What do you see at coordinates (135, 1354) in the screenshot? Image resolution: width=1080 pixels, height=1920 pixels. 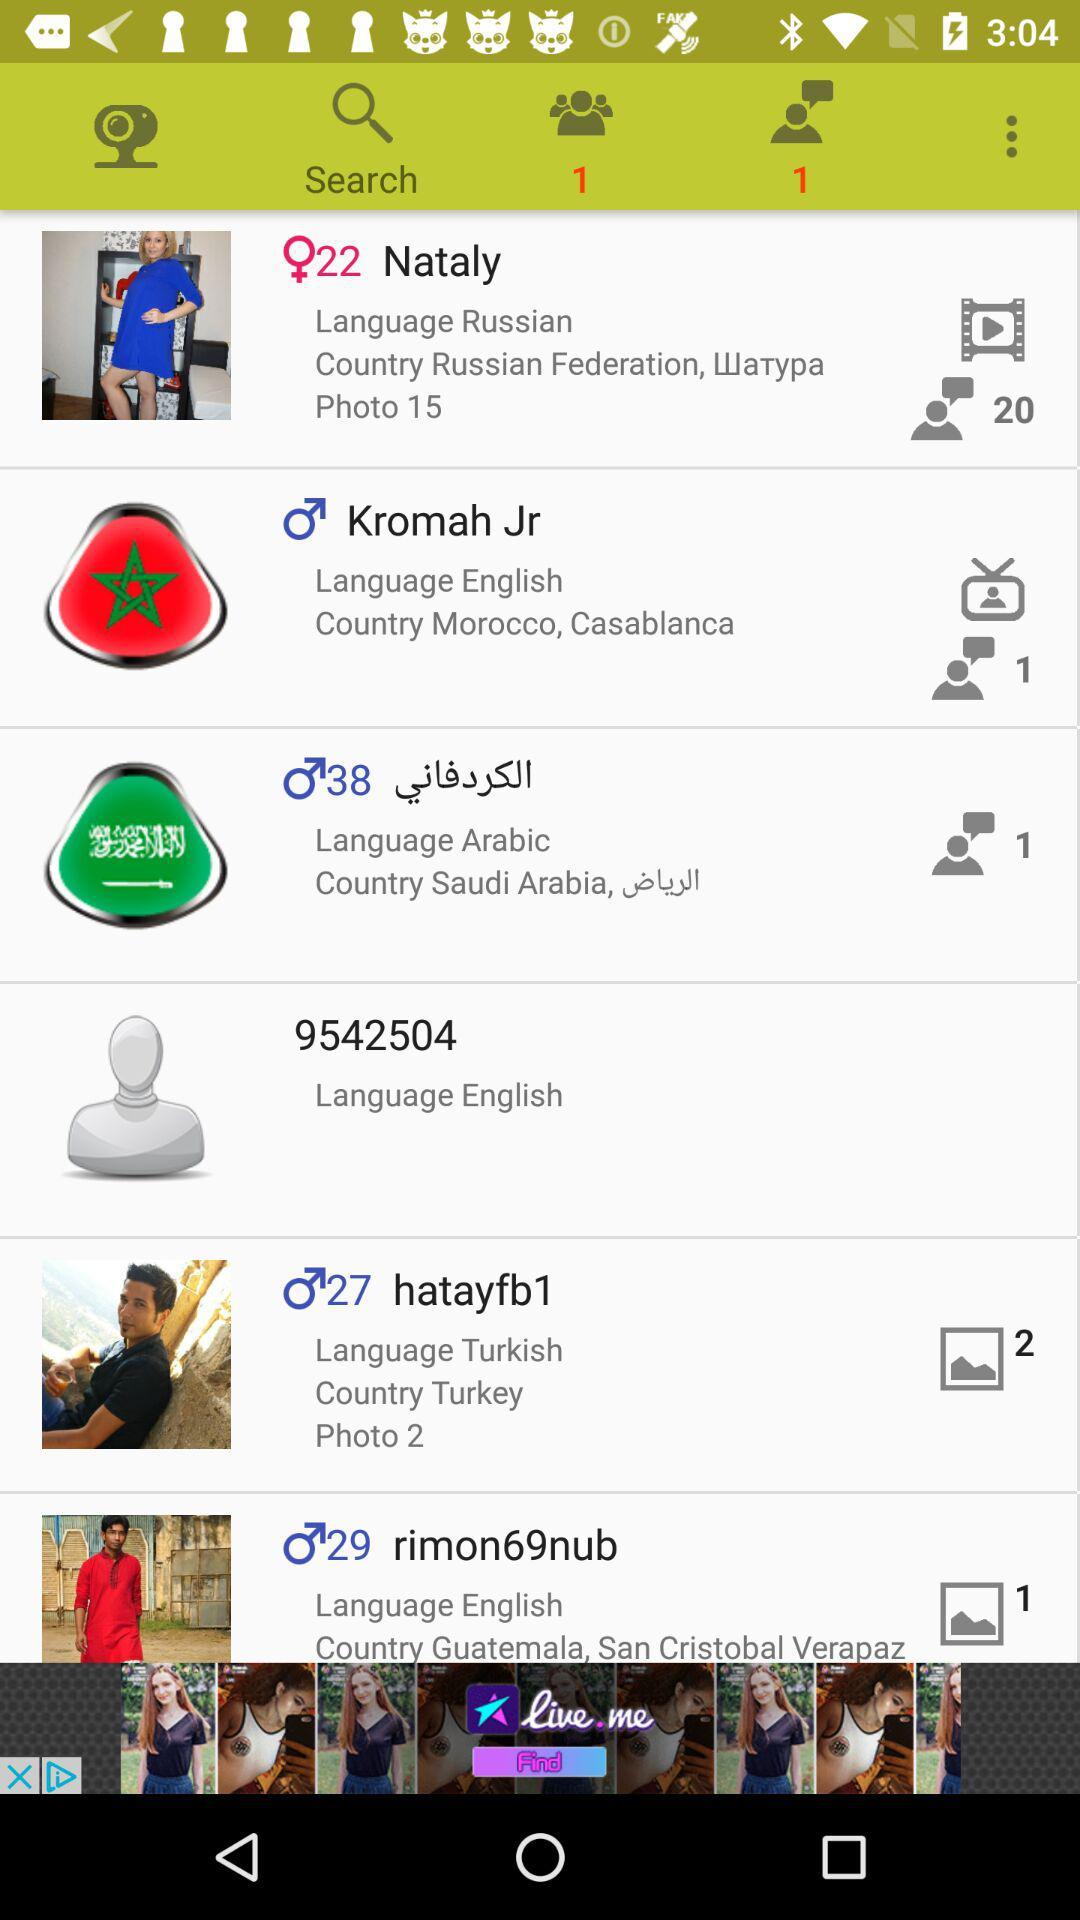 I see `open picture` at bounding box center [135, 1354].